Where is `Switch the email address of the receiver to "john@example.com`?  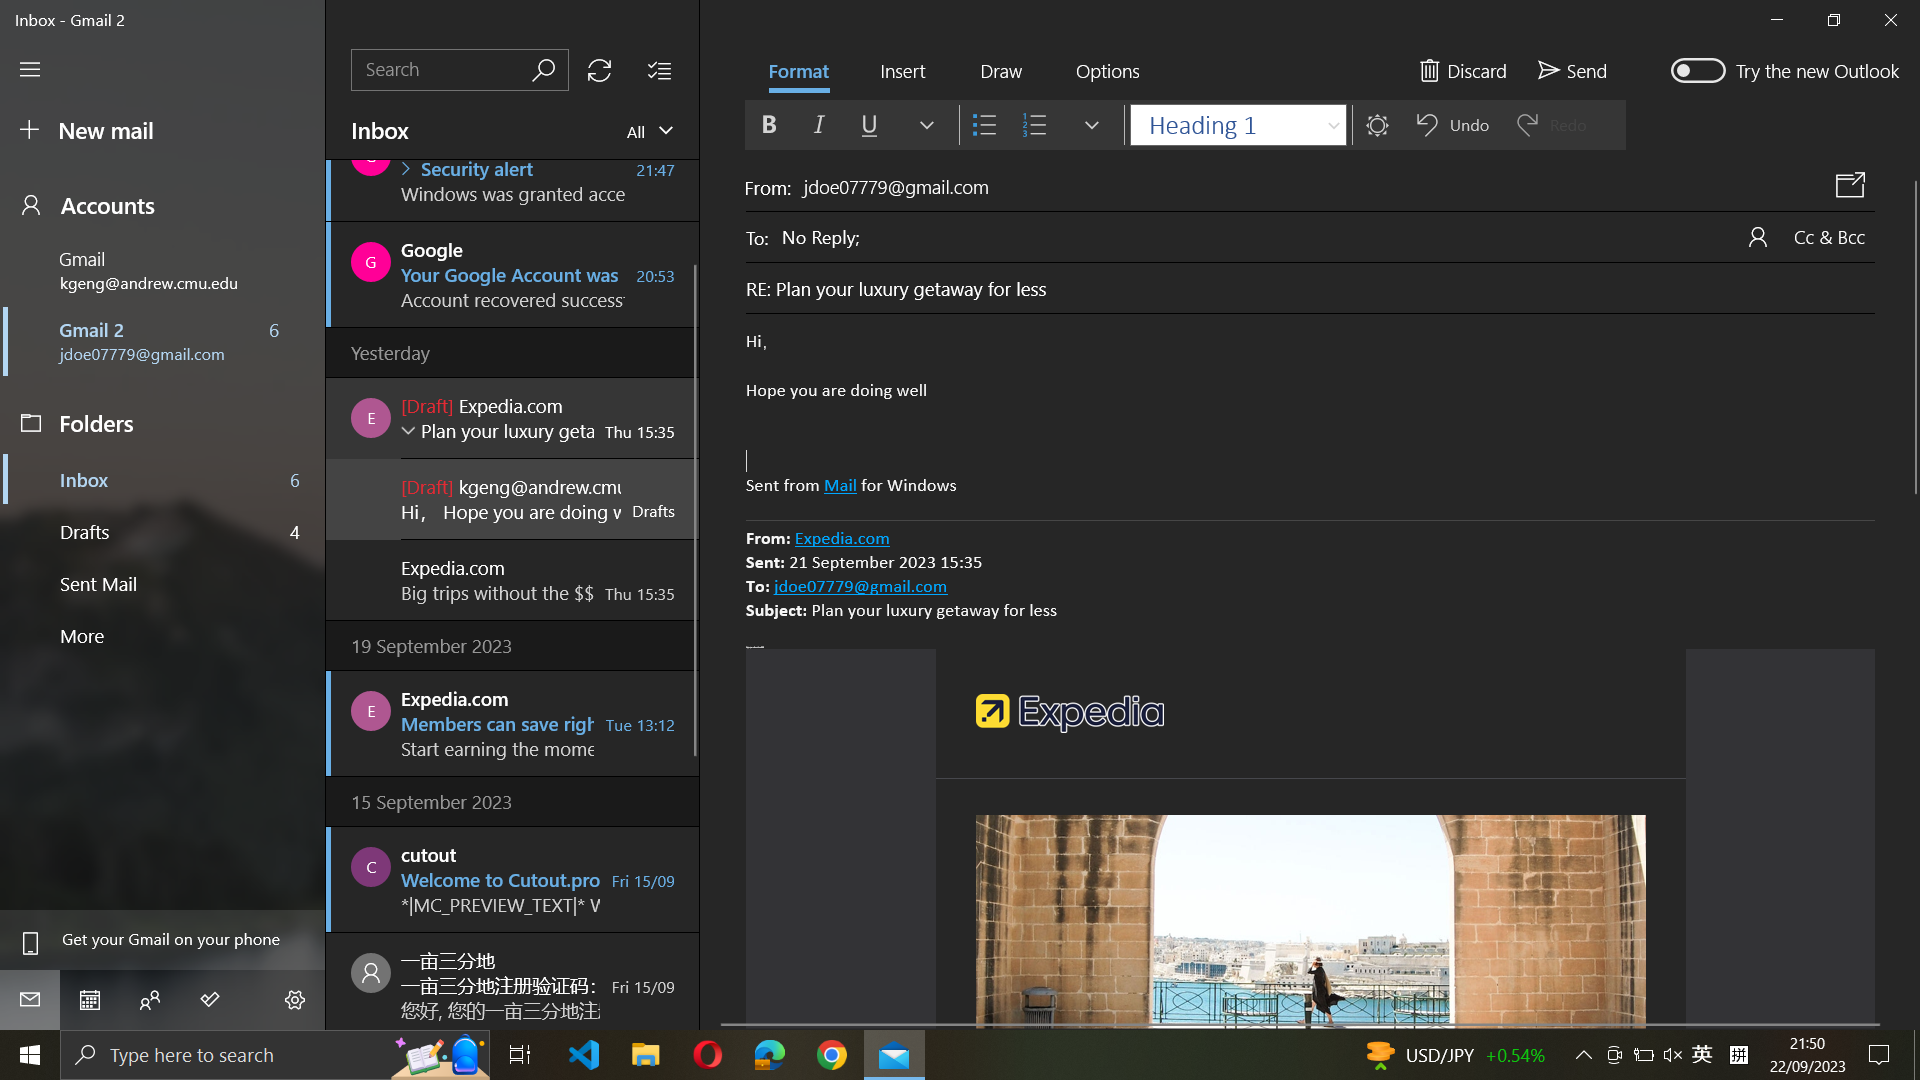
Switch the email address of the receiver to "john@example.com is located at coordinates (1328, 234).